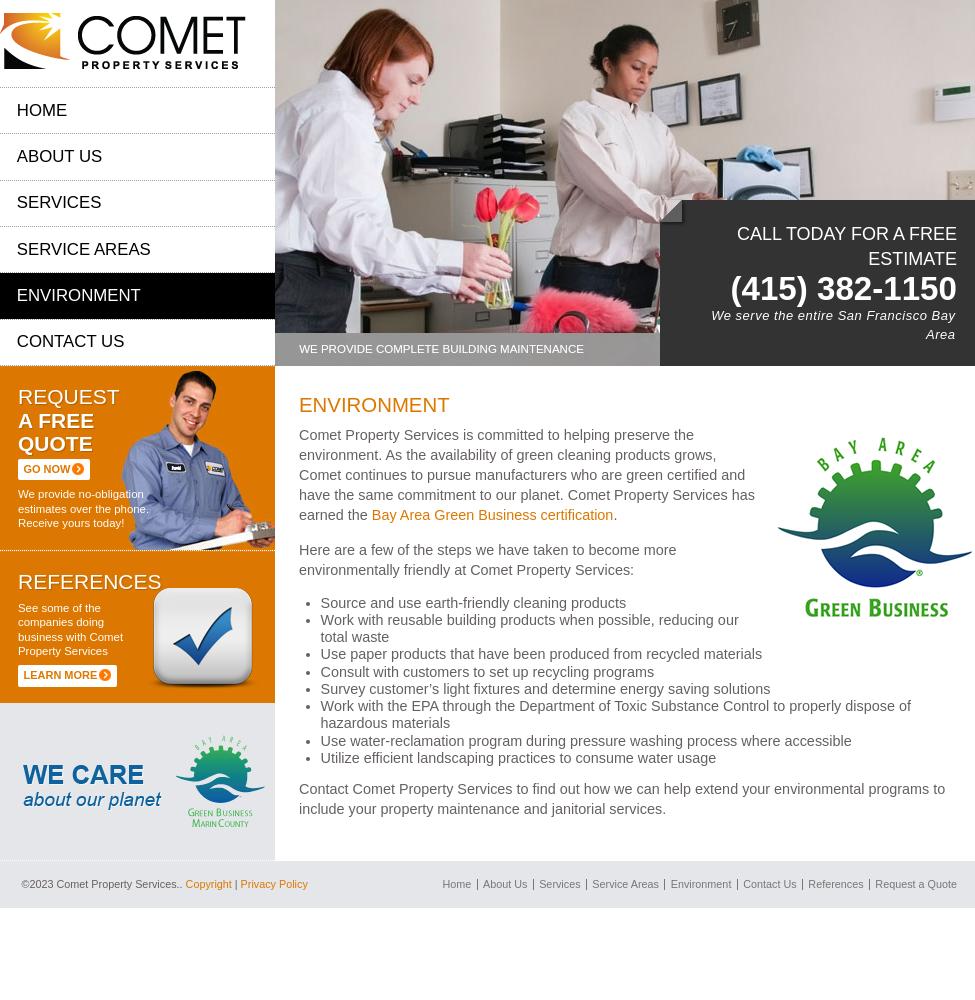 This screenshot has width=975, height=1000. Describe the element at coordinates (58, 155) in the screenshot. I see `'About Us'` at that location.